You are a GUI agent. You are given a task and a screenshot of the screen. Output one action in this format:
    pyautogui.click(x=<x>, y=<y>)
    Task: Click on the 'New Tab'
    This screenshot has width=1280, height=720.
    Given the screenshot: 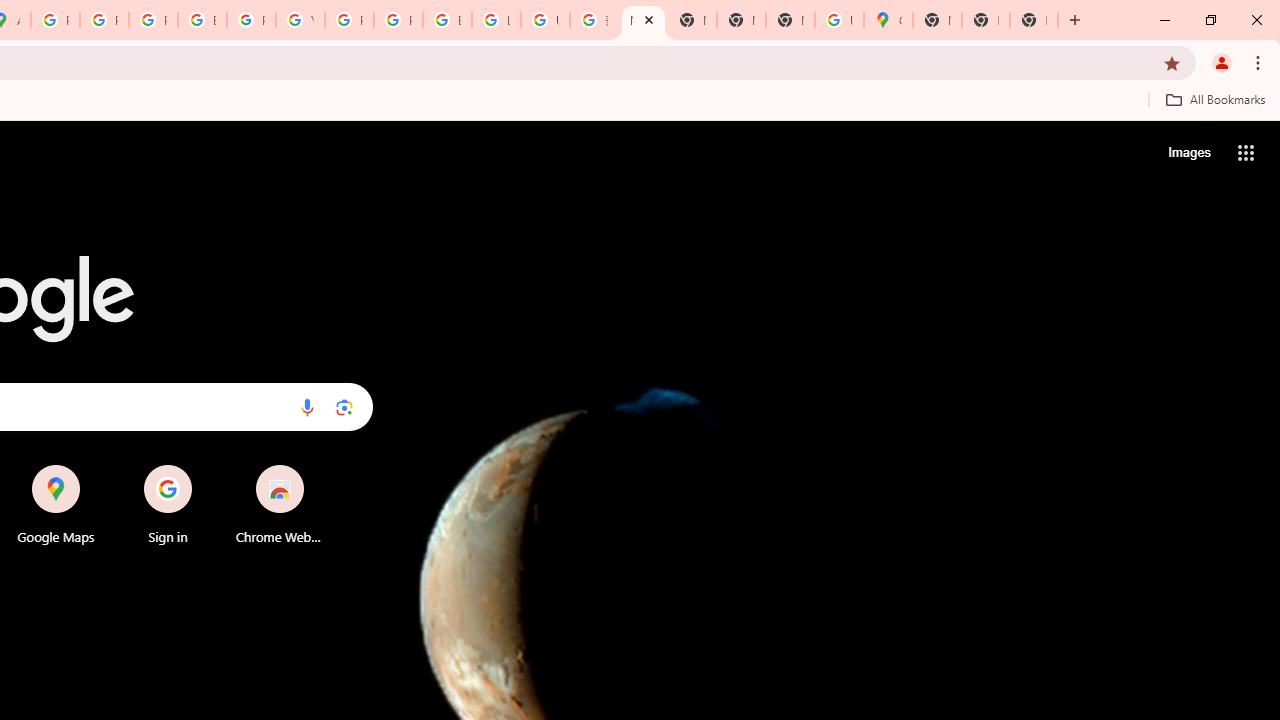 What is the action you would take?
    pyautogui.click(x=936, y=20)
    